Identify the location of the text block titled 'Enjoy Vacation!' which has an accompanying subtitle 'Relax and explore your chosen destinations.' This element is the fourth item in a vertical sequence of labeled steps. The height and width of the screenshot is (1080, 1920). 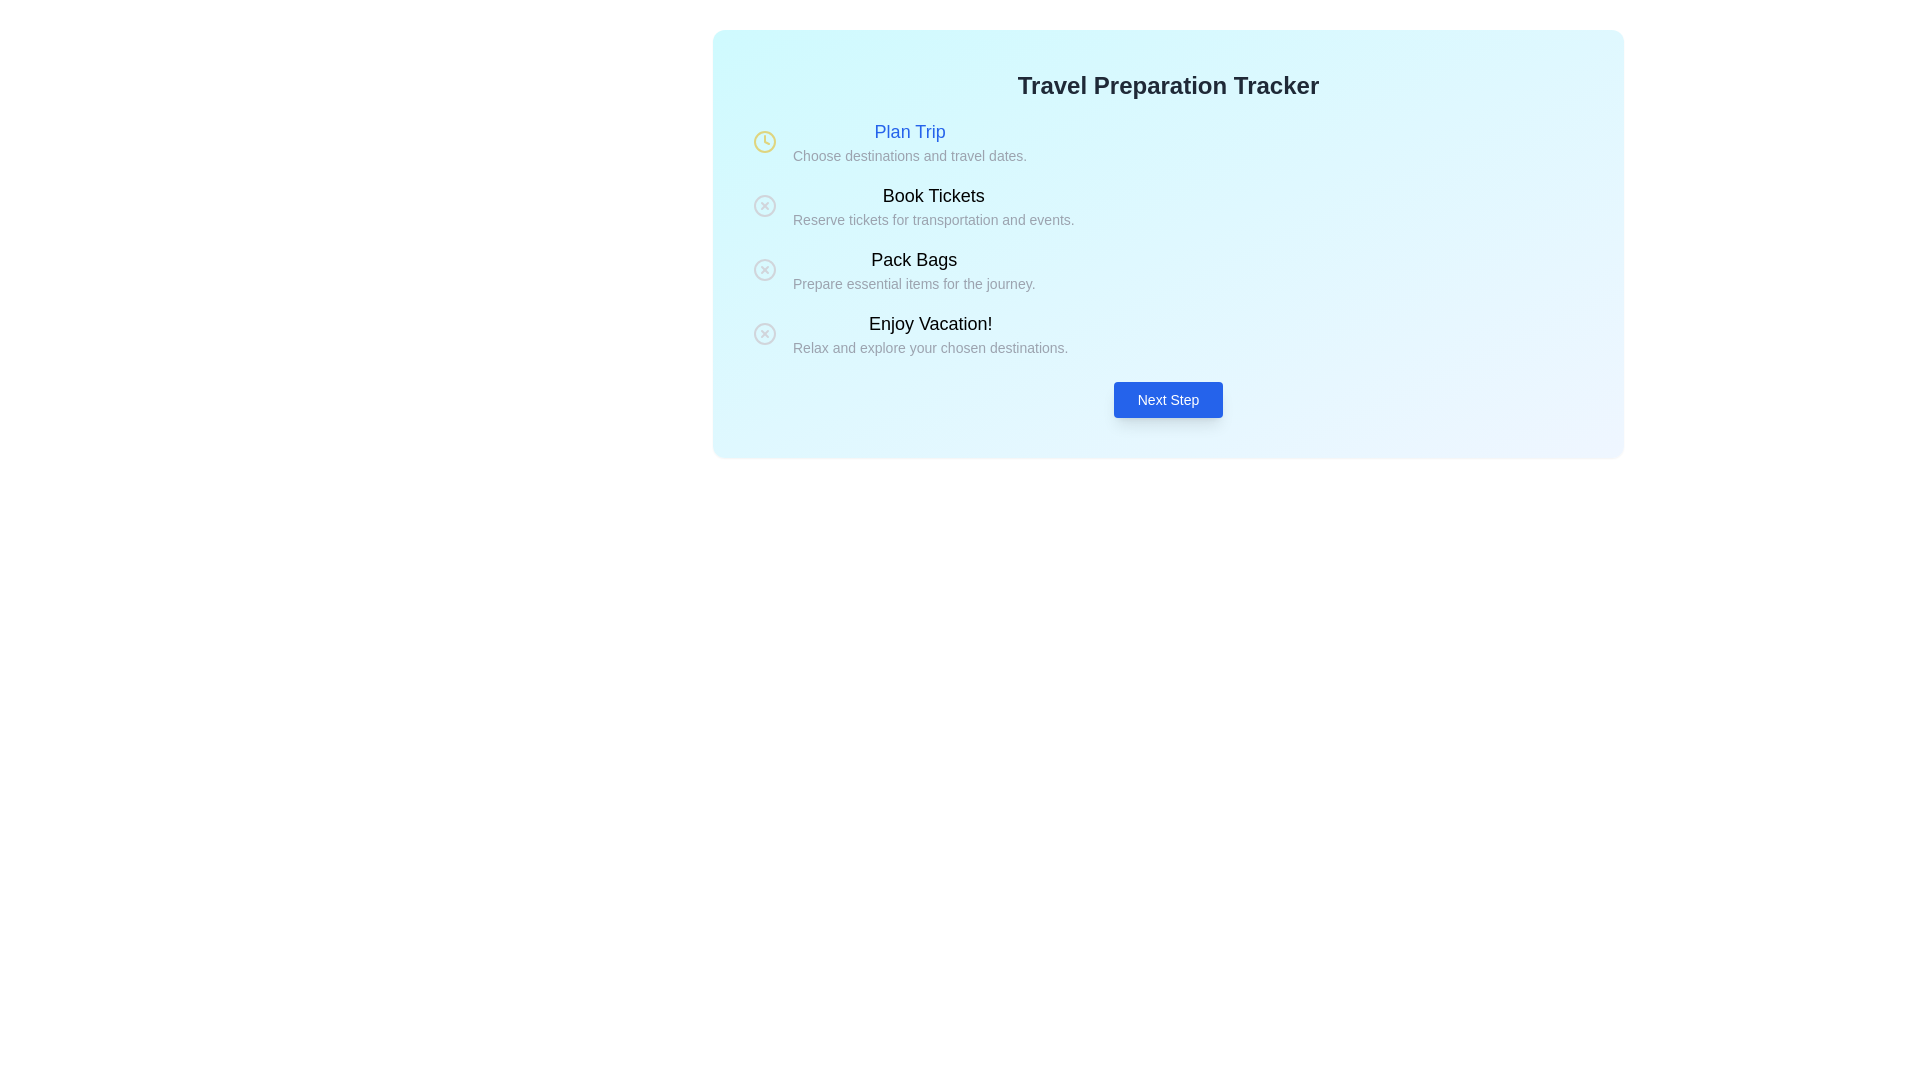
(929, 333).